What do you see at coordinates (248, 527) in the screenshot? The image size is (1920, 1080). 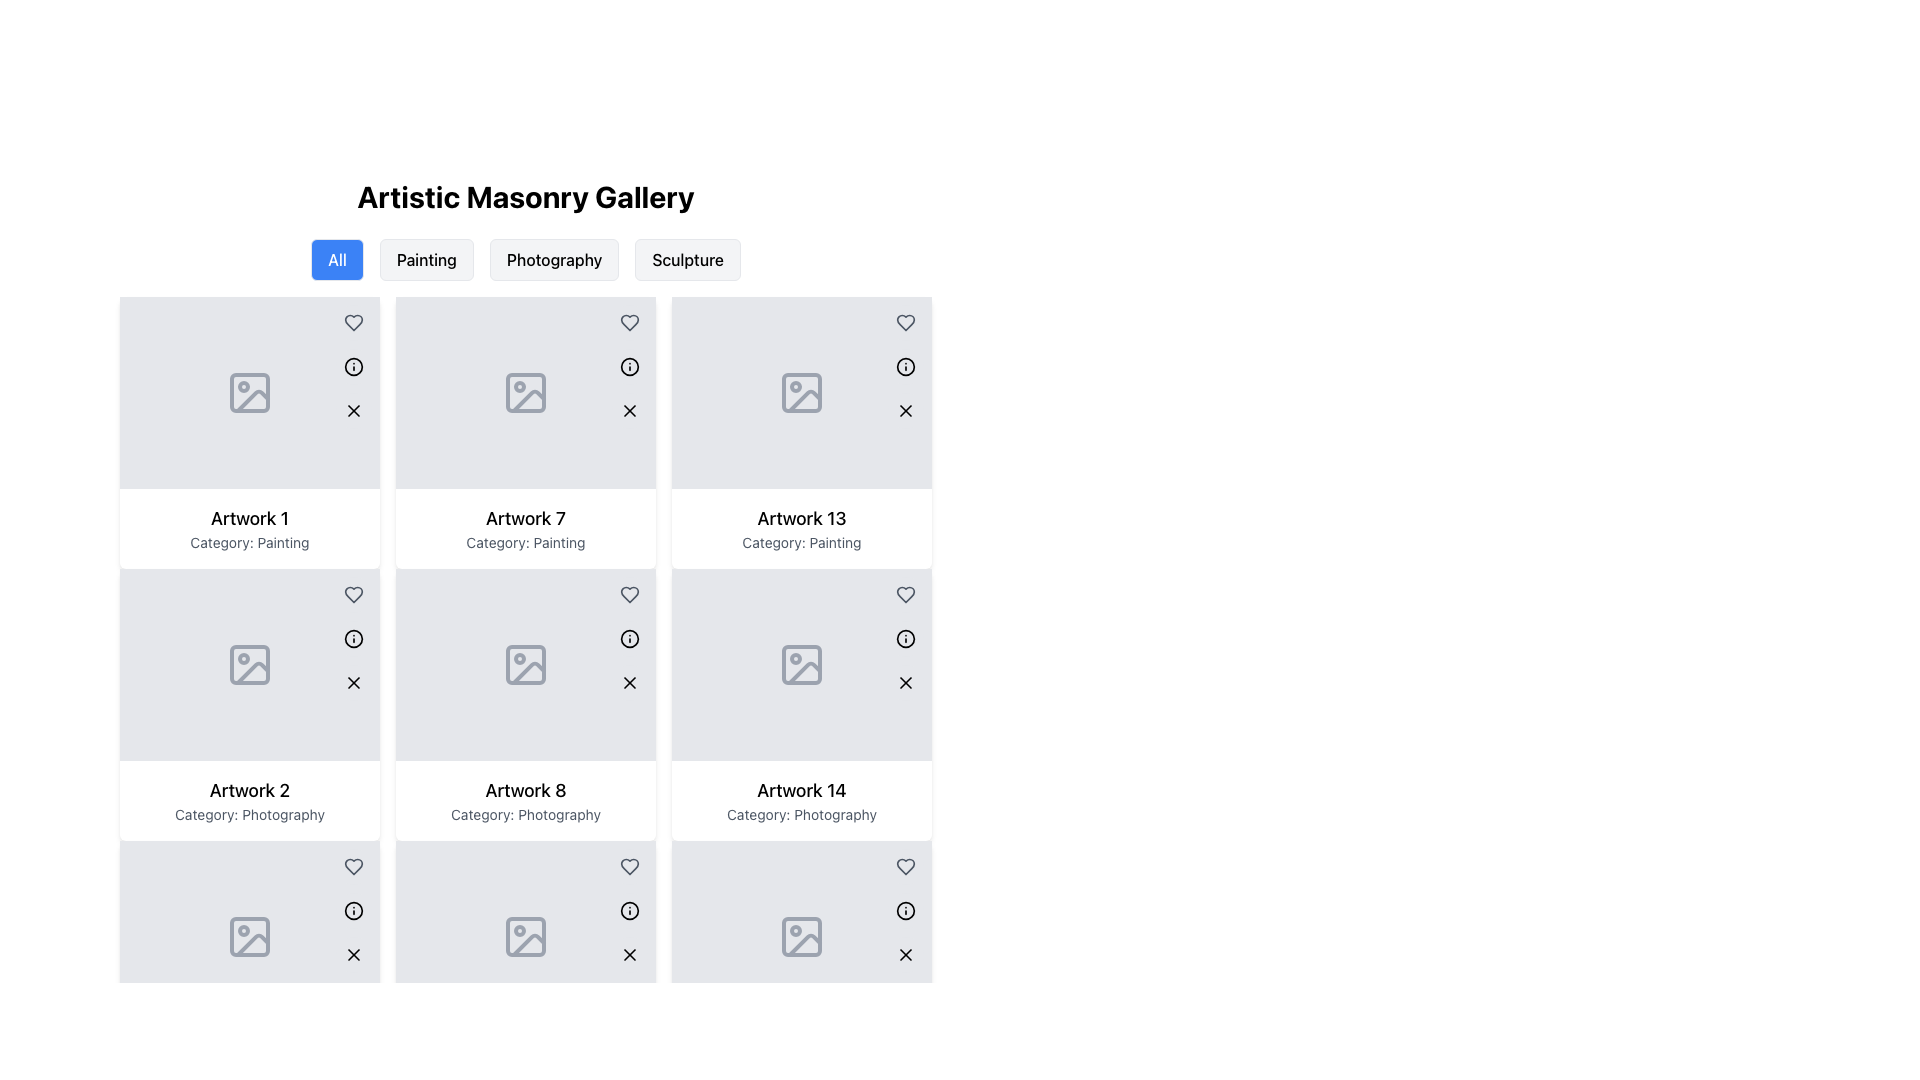 I see `text block titled 'Artwork 1' which indicates 'Category: Painting' located at the bottom section of the first card in the leftmost column of the grid layout` at bounding box center [248, 527].